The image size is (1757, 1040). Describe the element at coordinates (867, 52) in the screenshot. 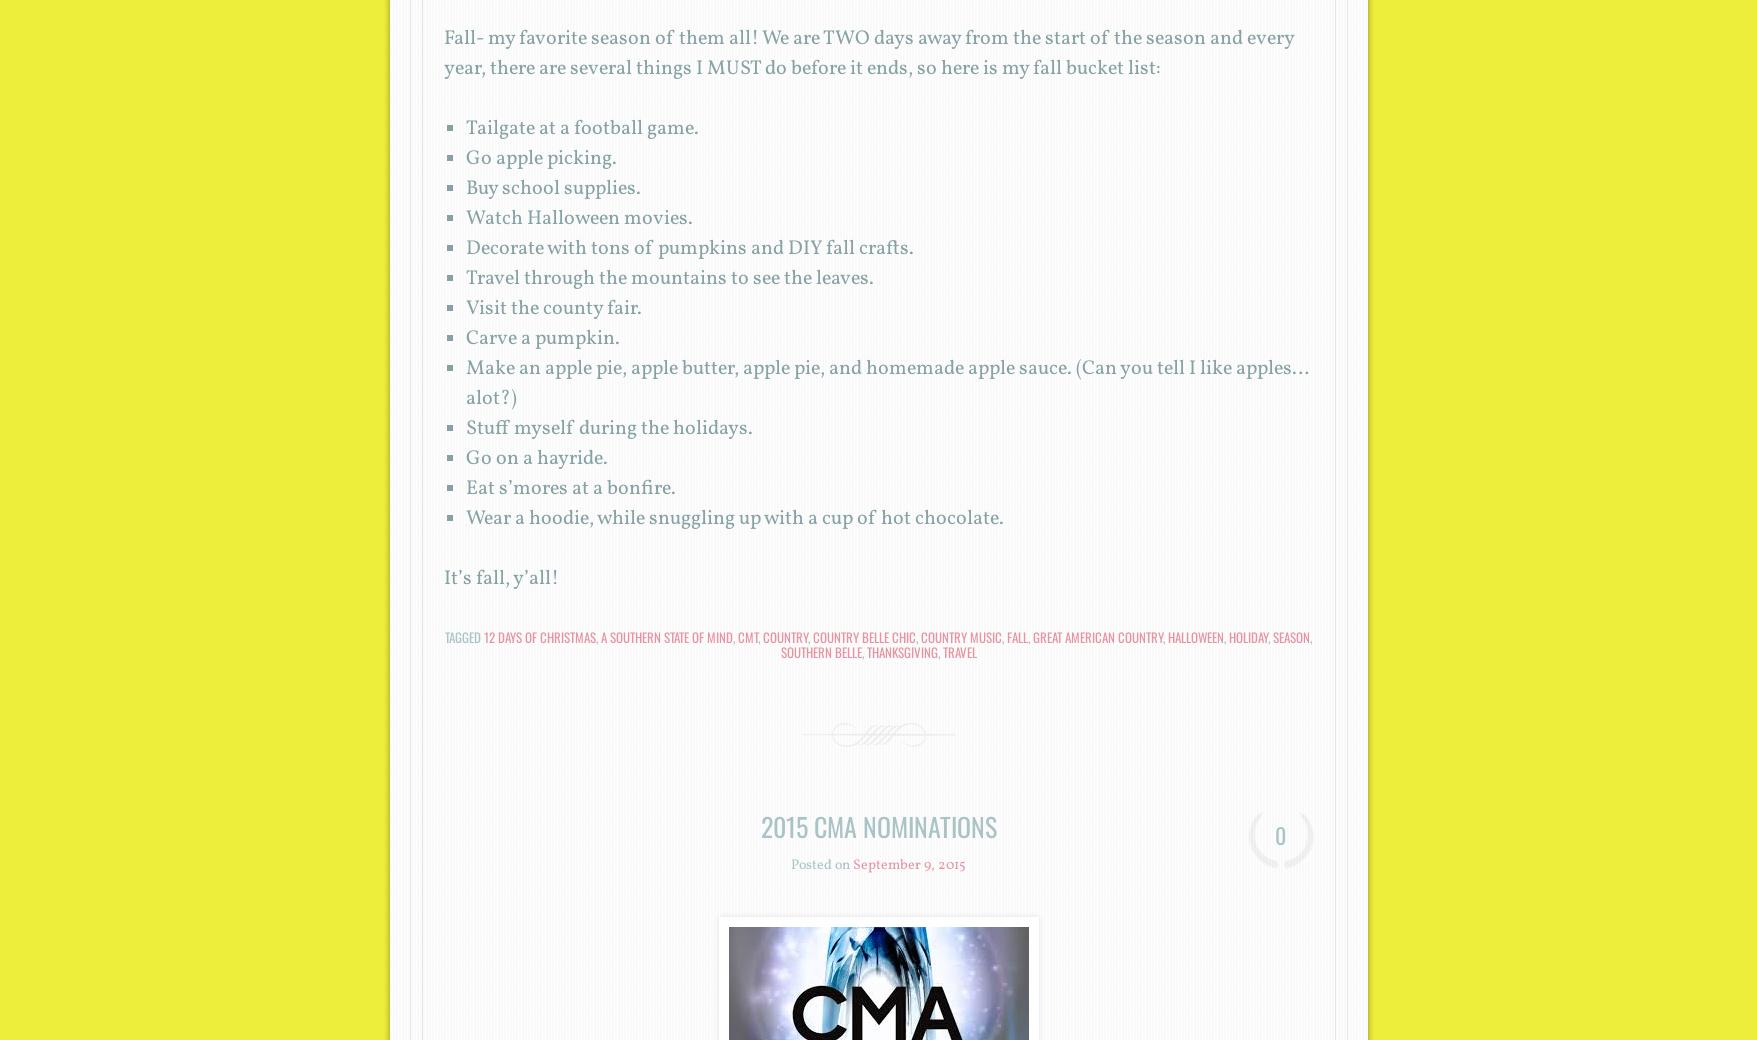

I see `'Fall- my favorite season of them all! We are TWO days away from the start of the season and every year, there are several things I MUST do before it ends, so here is my fall bucket list:'` at that location.